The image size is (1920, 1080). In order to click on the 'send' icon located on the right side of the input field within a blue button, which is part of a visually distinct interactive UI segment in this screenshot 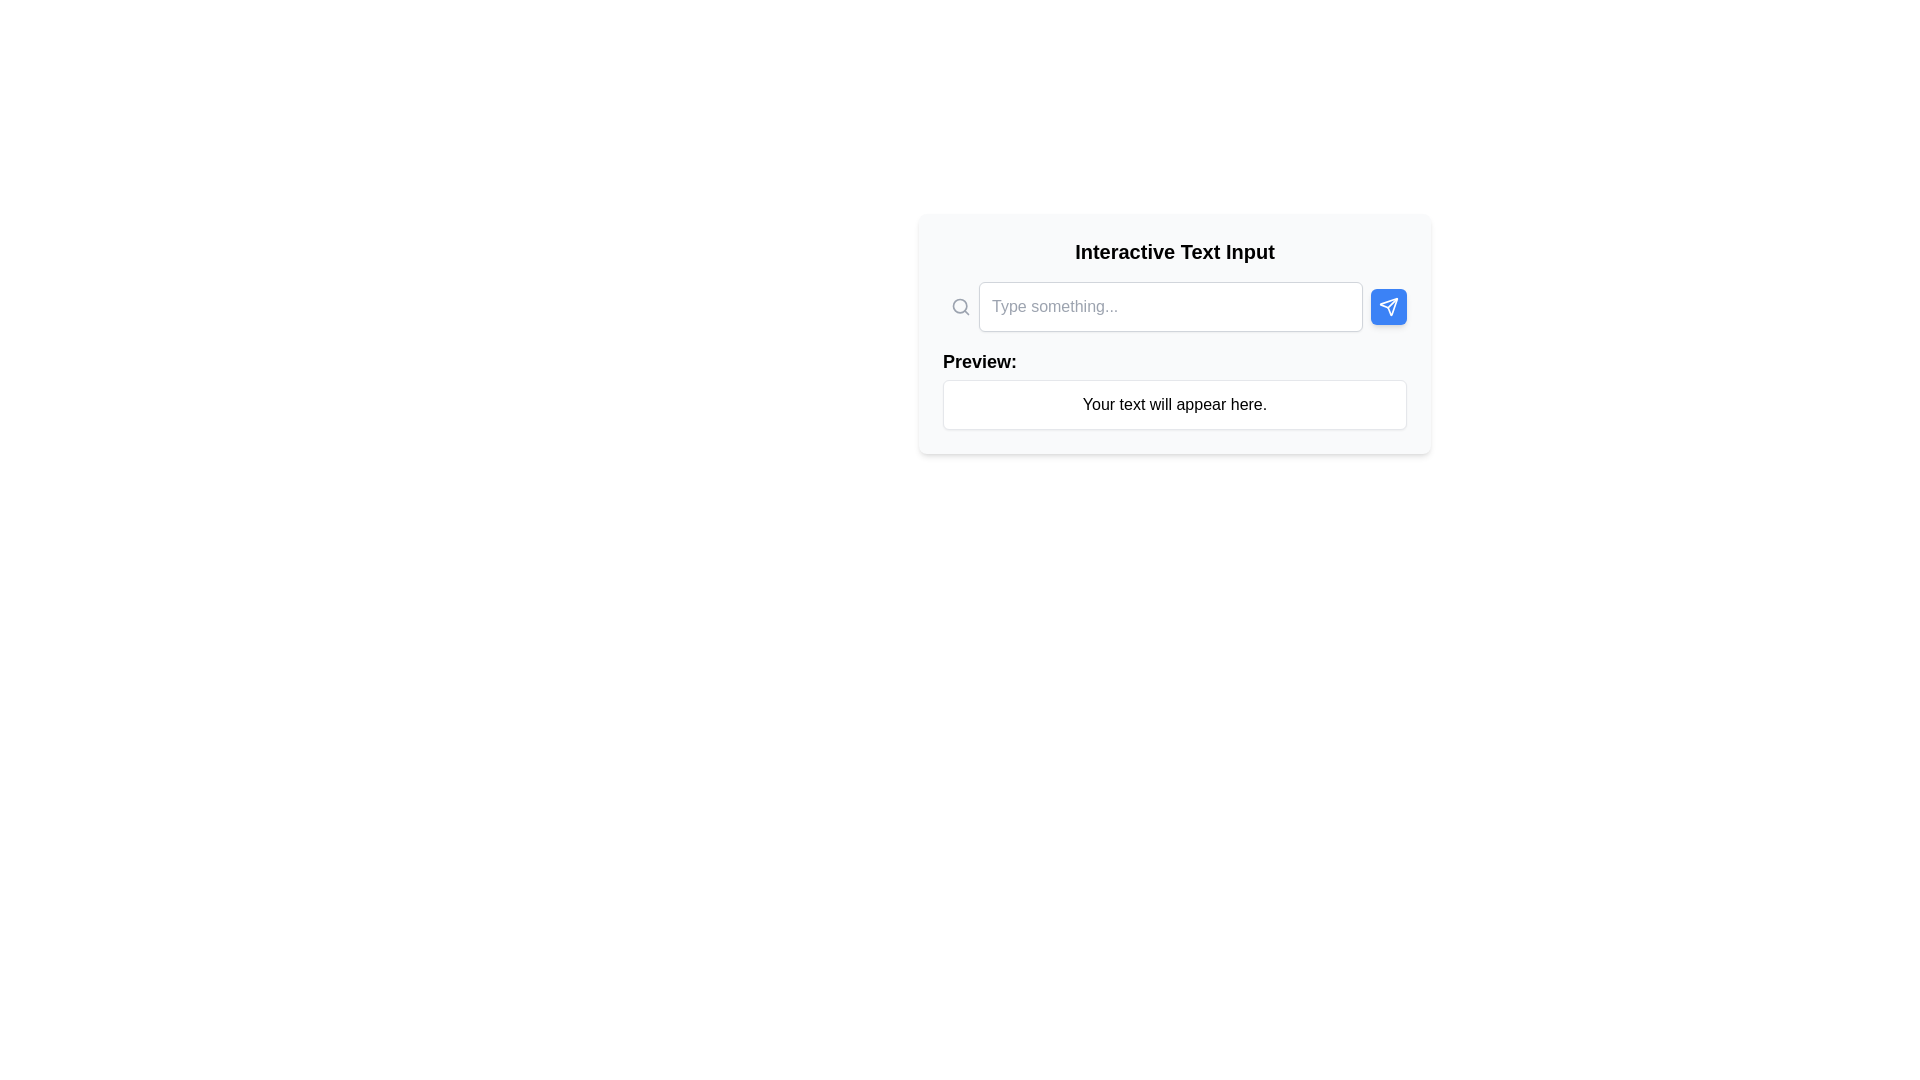, I will do `click(1387, 307)`.